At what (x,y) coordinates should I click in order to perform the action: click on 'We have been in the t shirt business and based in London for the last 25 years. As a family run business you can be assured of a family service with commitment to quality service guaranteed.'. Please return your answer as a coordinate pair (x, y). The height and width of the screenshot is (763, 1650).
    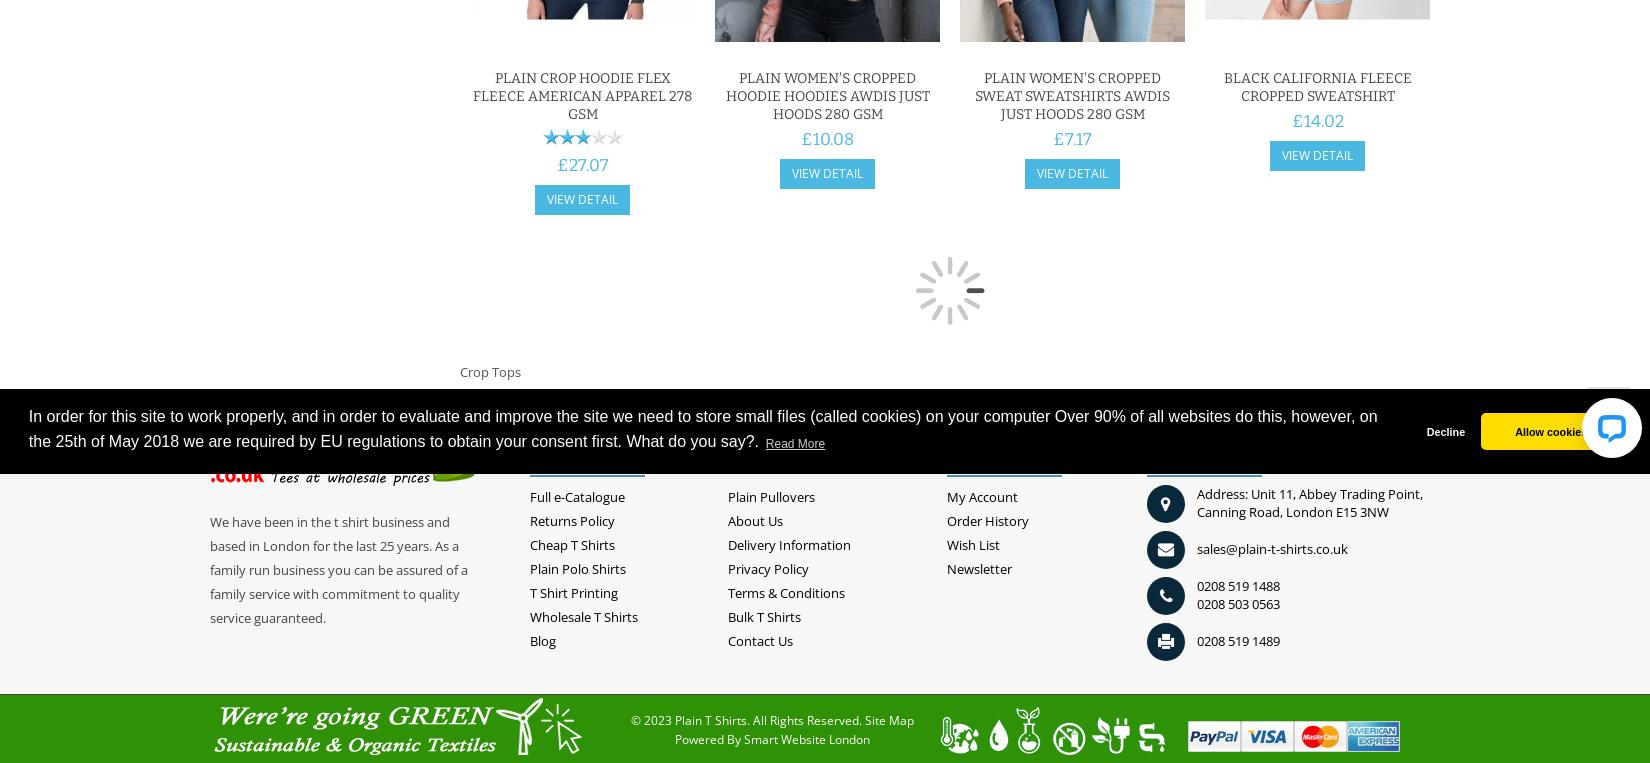
    Looking at the image, I should click on (339, 567).